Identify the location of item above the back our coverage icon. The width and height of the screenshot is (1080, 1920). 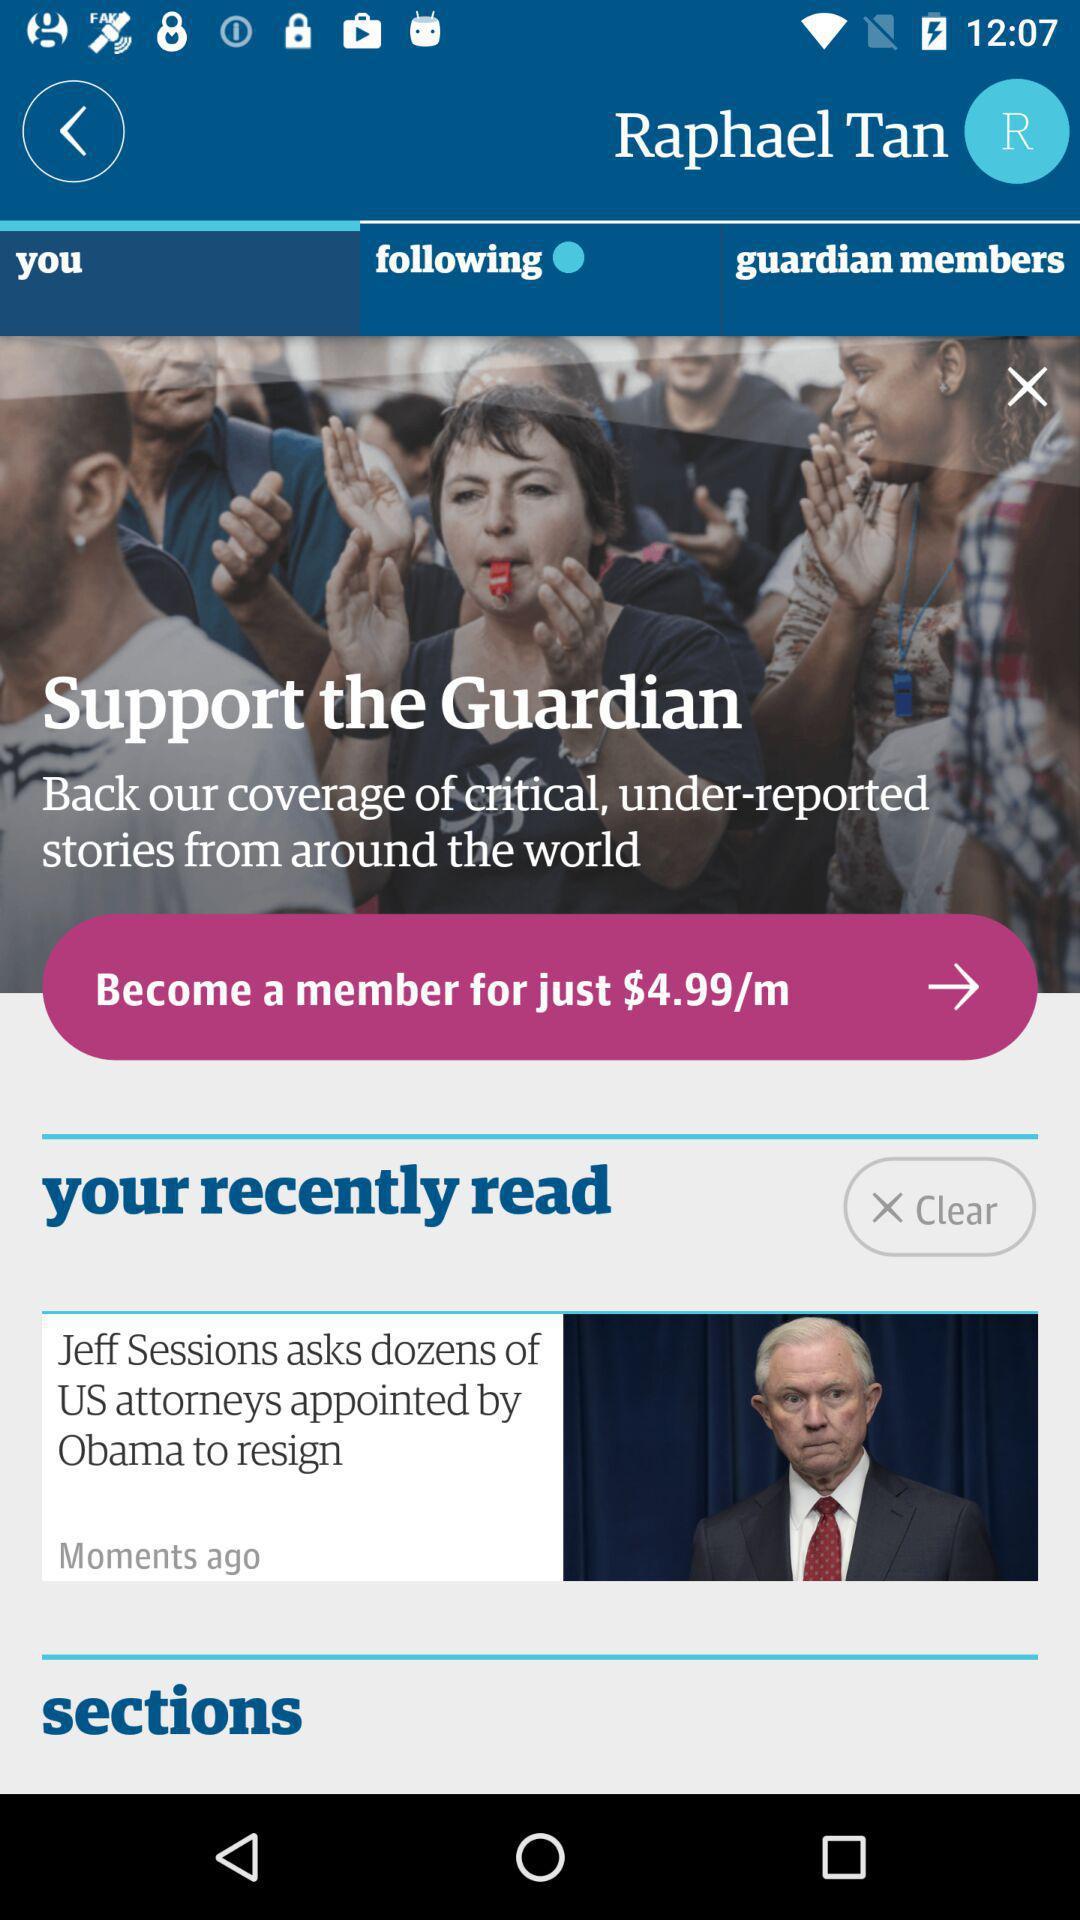
(1039, 391).